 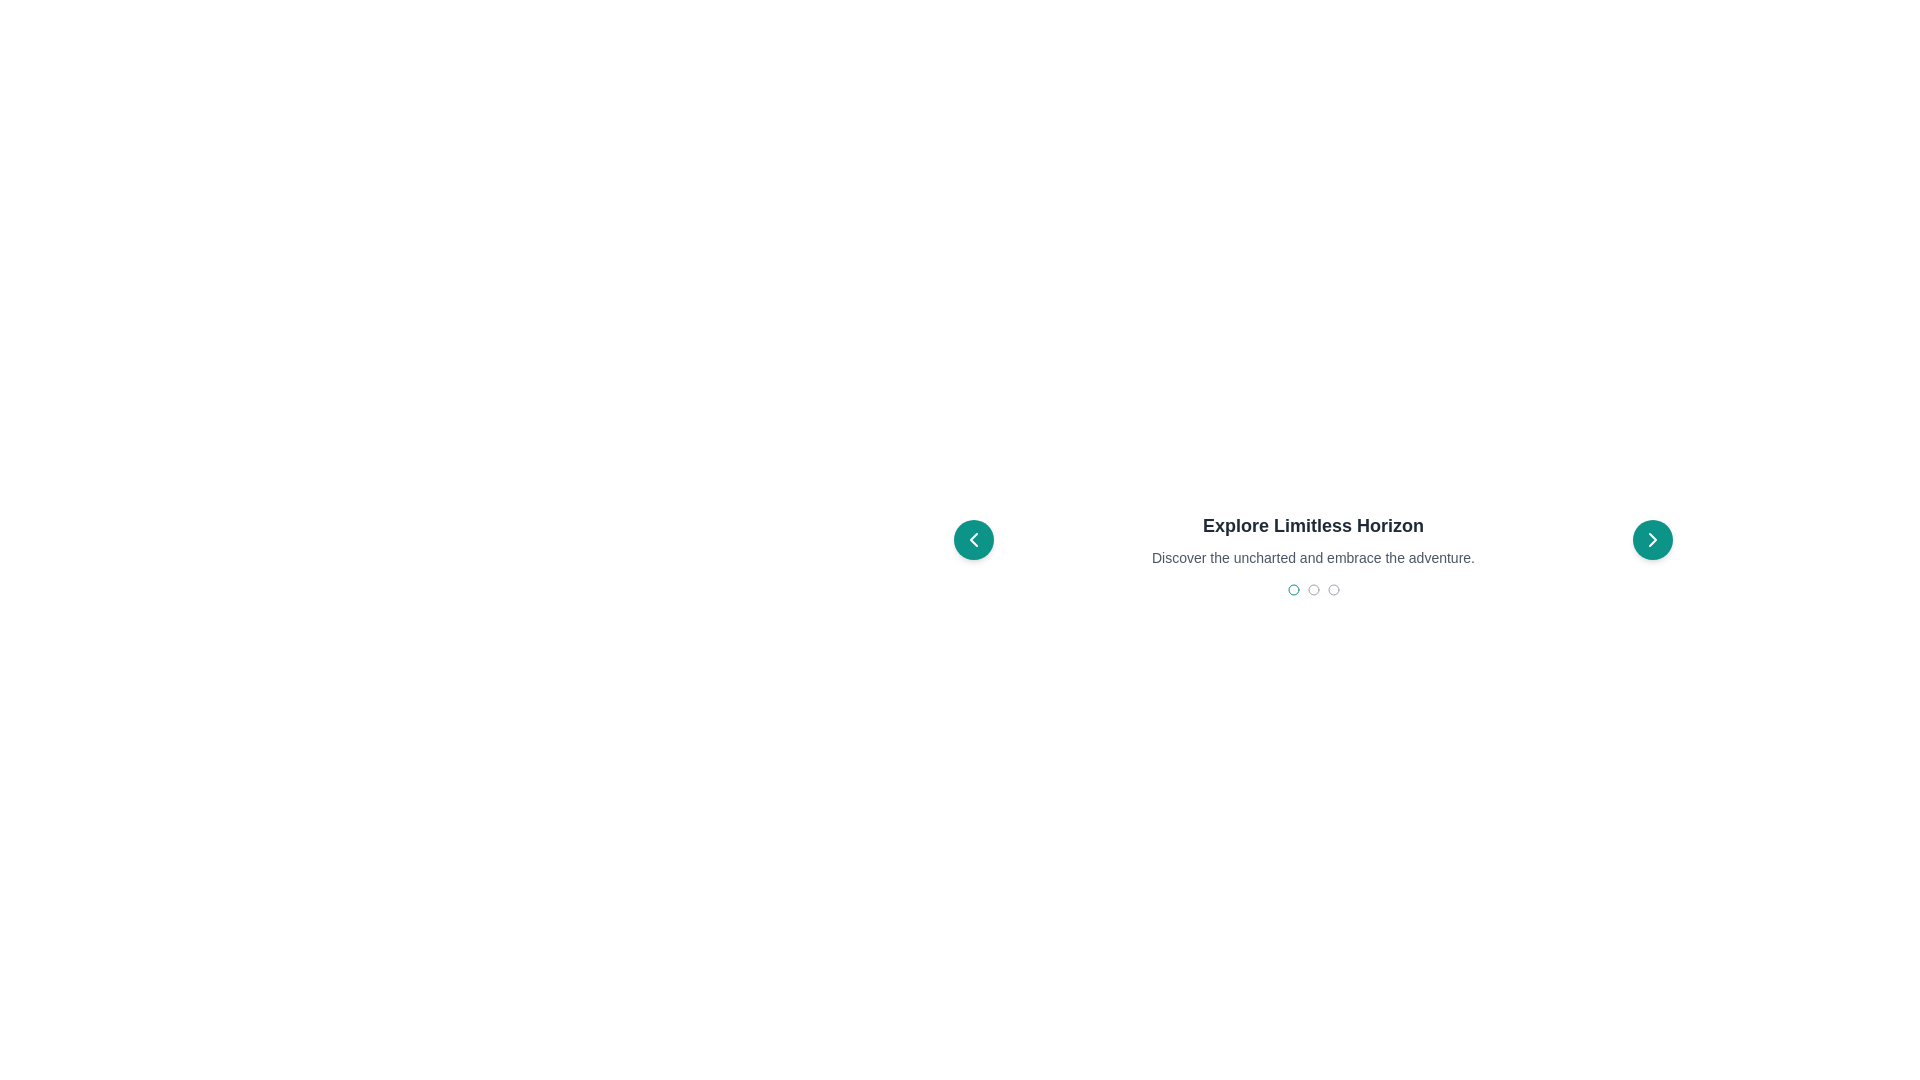 What do you see at coordinates (1333, 589) in the screenshot?
I see `the third circular navigation button located beneath the text 'Explore Limitless Horizon'` at bounding box center [1333, 589].